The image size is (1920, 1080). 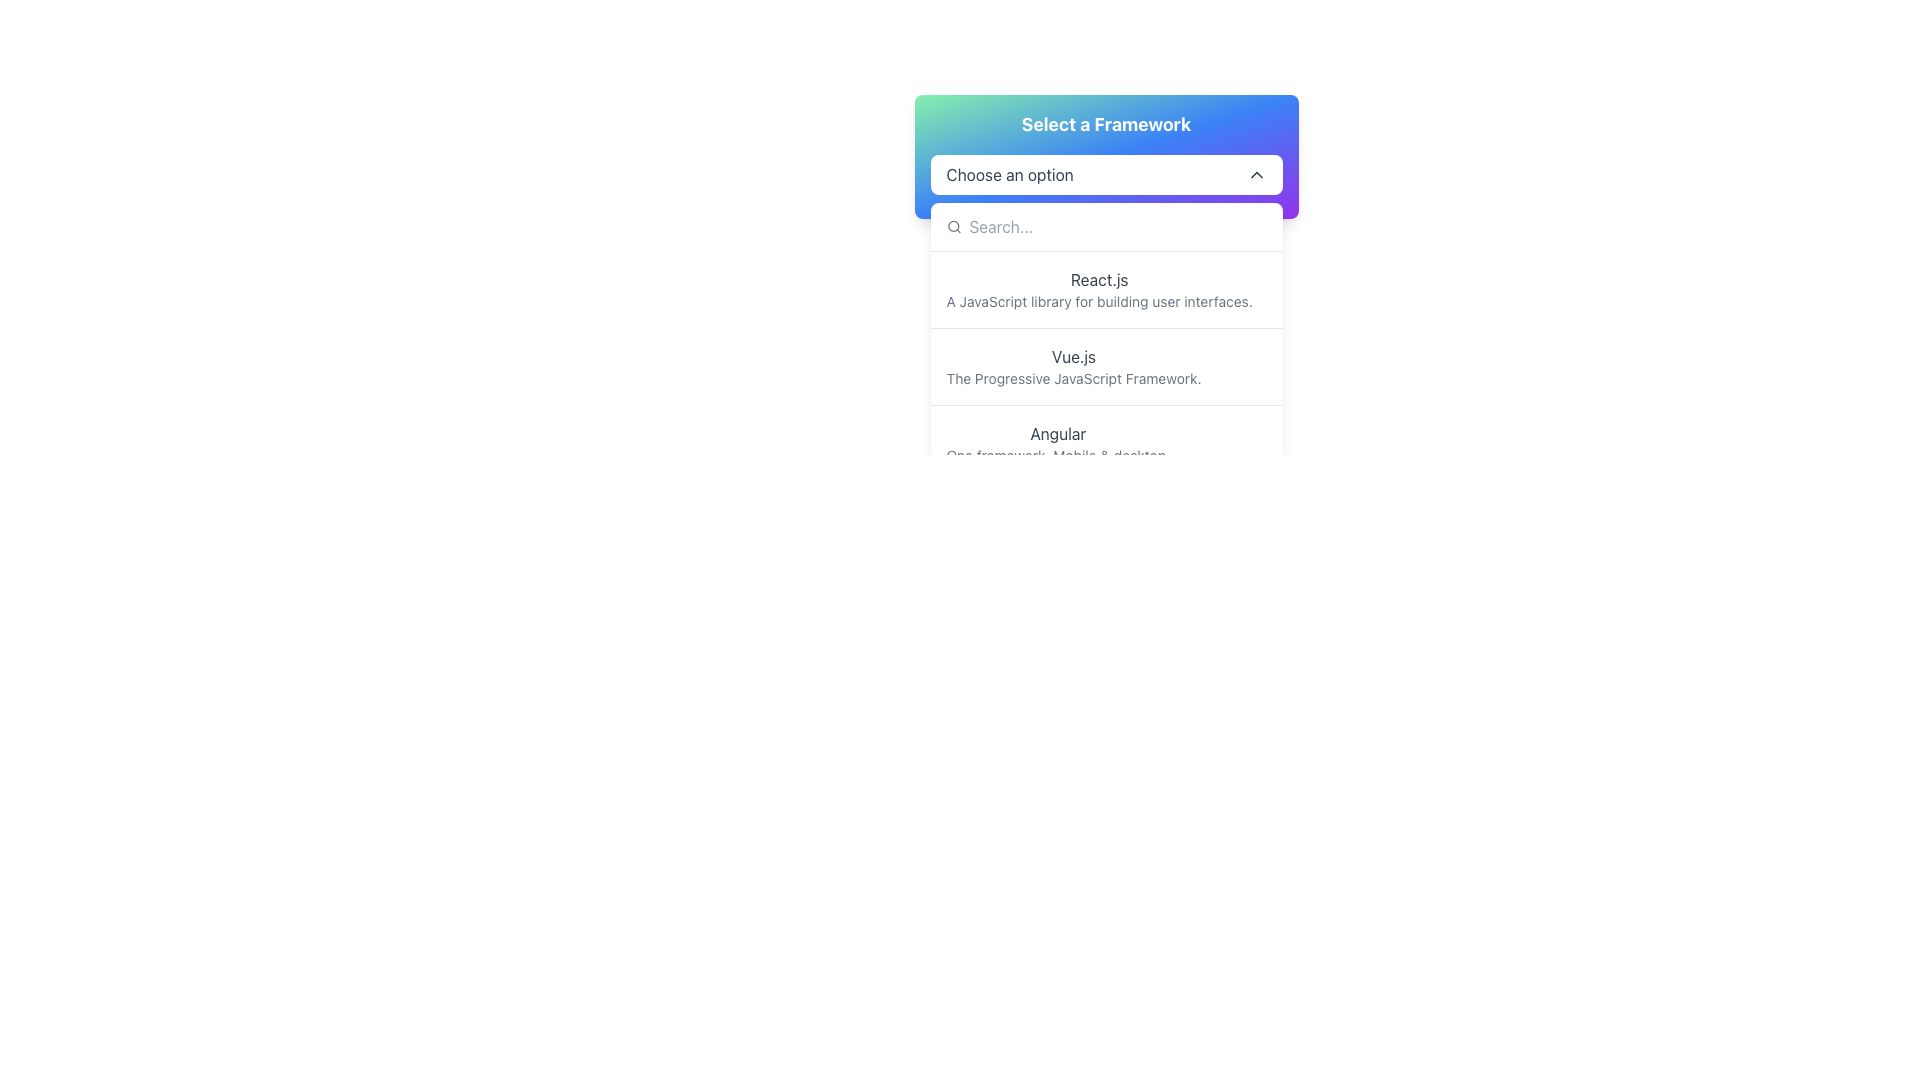 I want to click on the third list item in the dropdown that represents the 'Angular' framework to change its background color, so click(x=1105, y=442).